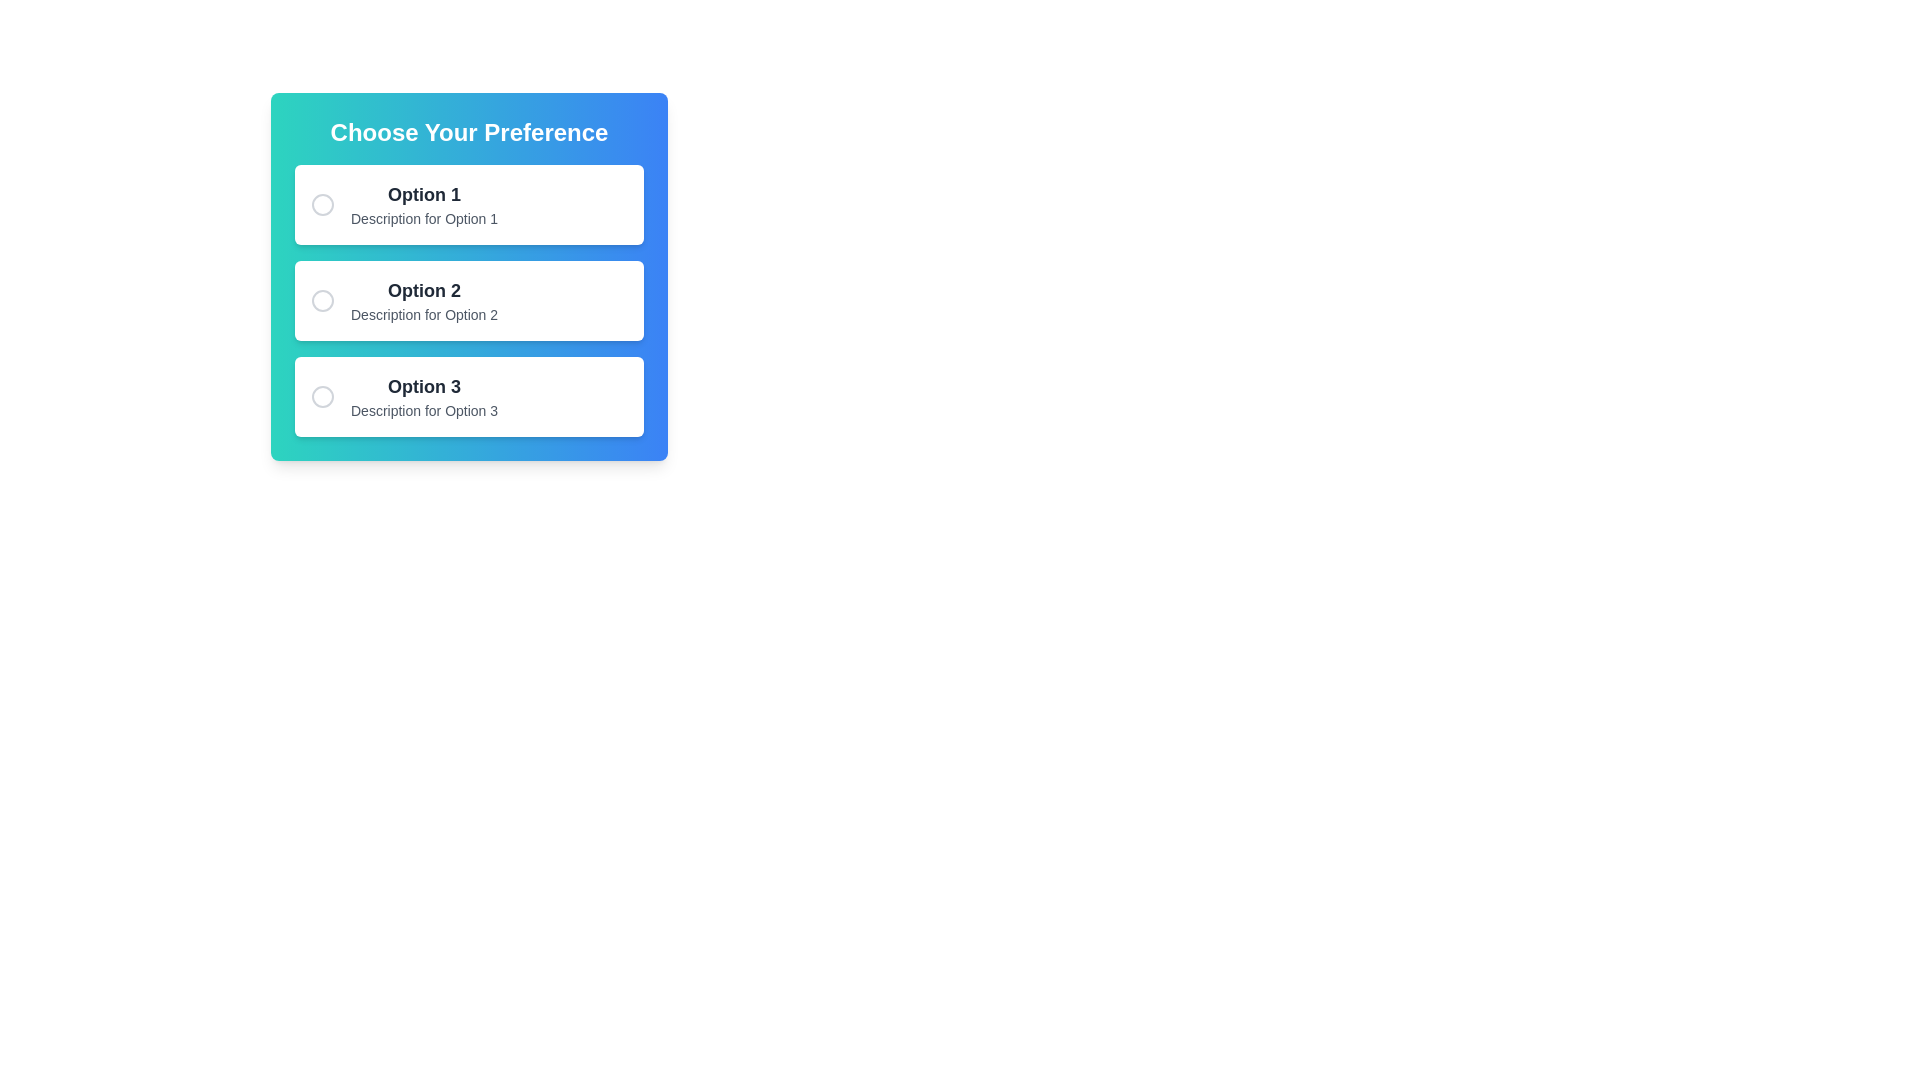 The height and width of the screenshot is (1080, 1920). What do you see at coordinates (423, 315) in the screenshot?
I see `the Text Label that reads 'Description for Option 2', which is located directly below the 'Option 2' label in the second option group of the interface` at bounding box center [423, 315].